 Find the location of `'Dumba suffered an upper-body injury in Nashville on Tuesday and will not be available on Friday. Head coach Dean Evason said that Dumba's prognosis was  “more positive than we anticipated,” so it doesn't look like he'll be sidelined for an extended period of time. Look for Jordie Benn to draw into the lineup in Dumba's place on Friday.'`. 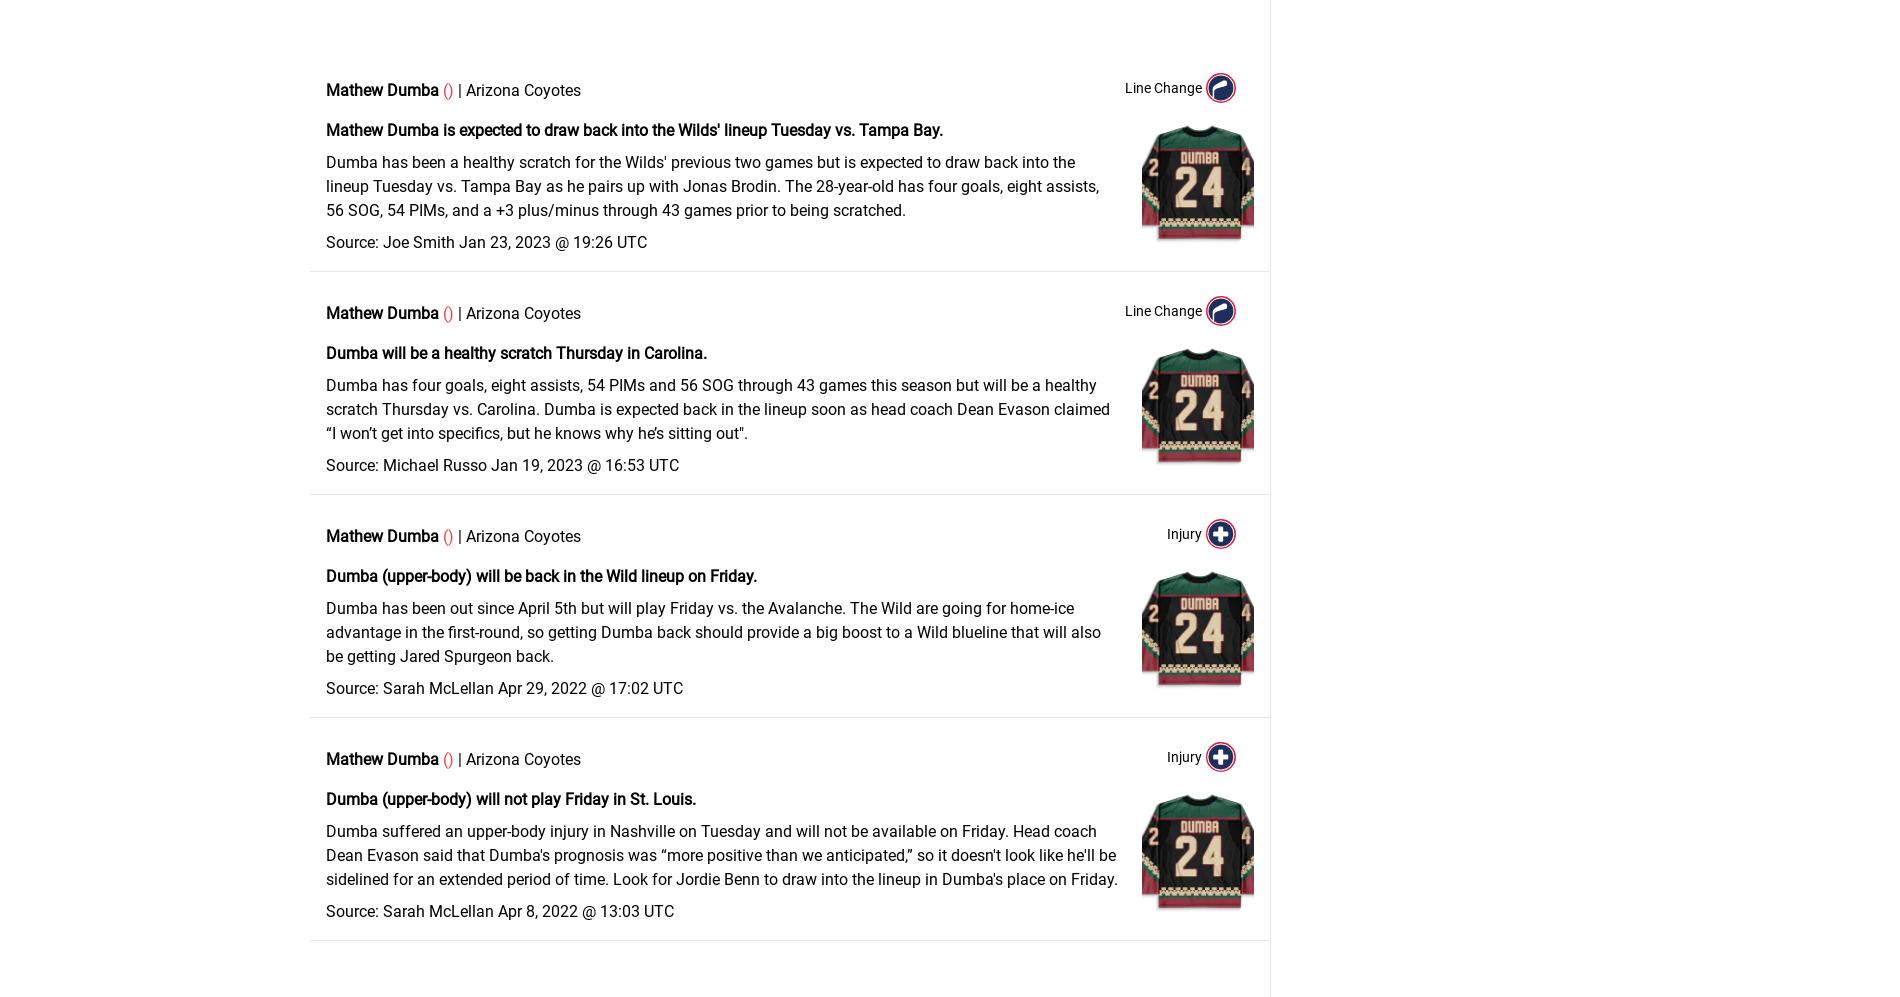

'Dumba suffered an upper-body injury in Nashville on Tuesday and will not be available on Friday. Head coach Dean Evason said that Dumba's prognosis was  “more positive than we anticipated,” so it doesn't look like he'll be sidelined for an extended period of time. Look for Jordie Benn to draw into the lineup in Dumba's place on Friday.' is located at coordinates (721, 855).